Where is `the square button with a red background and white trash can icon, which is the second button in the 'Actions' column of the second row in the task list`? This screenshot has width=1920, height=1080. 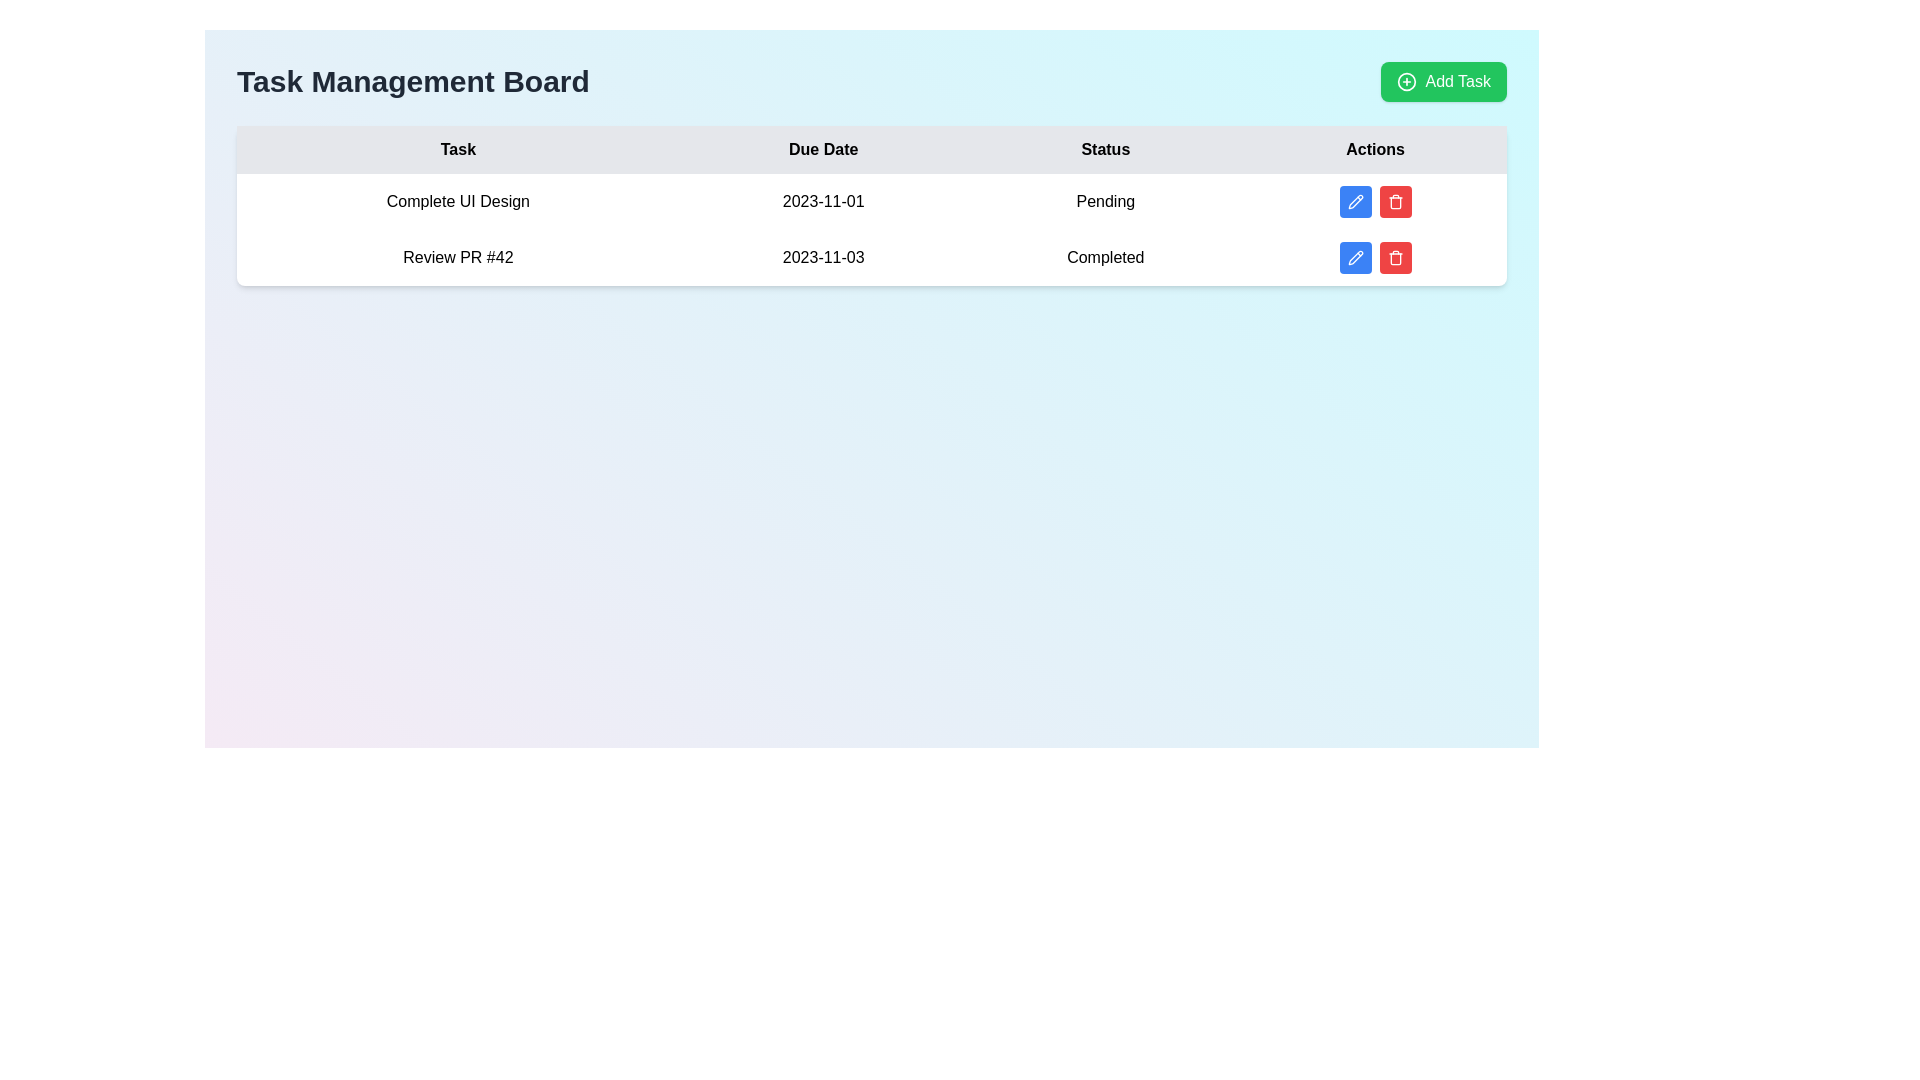 the square button with a red background and white trash can icon, which is the second button in the 'Actions' column of the second row in the task list is located at coordinates (1394, 257).